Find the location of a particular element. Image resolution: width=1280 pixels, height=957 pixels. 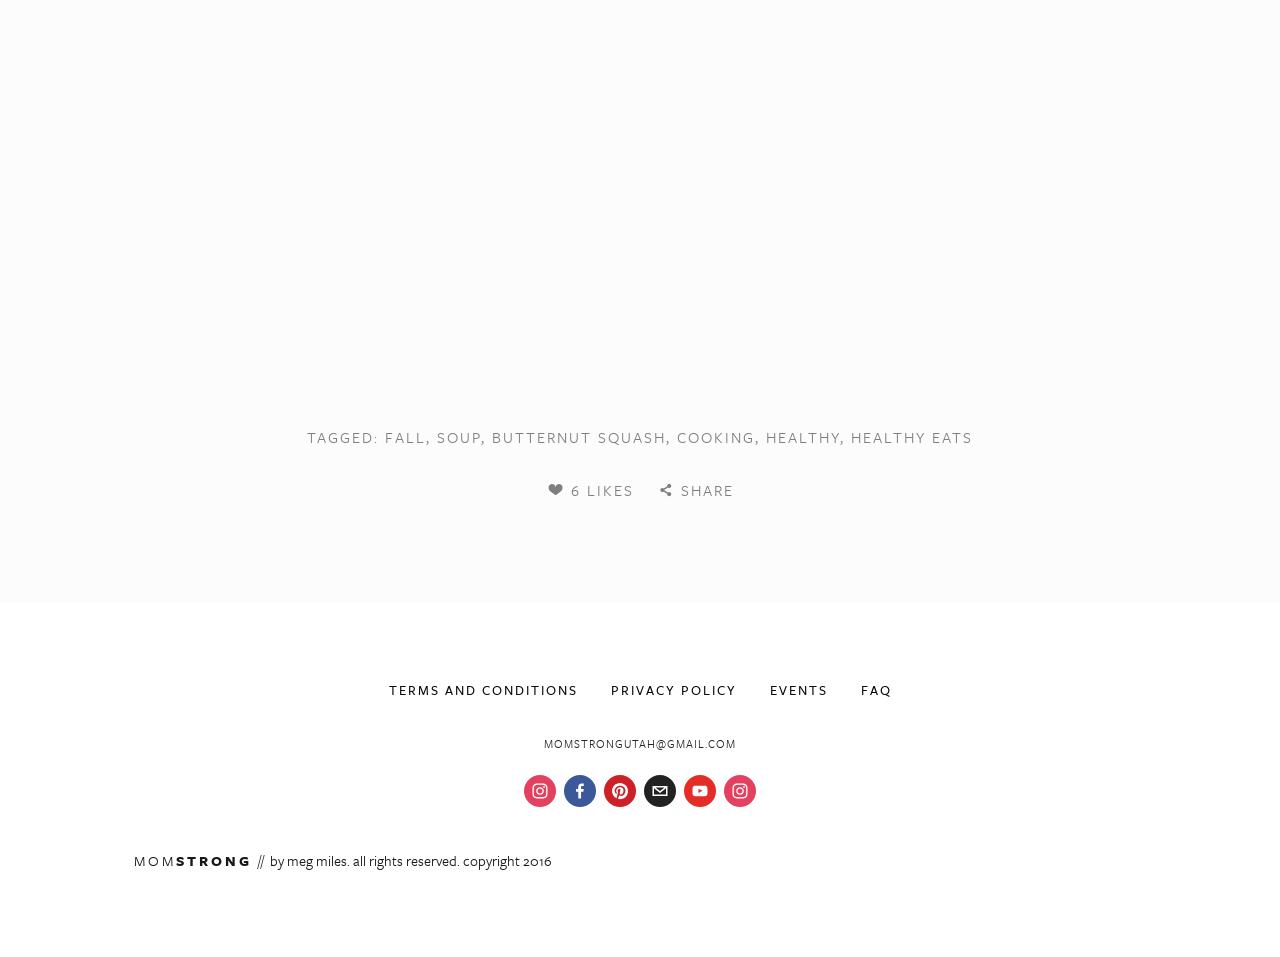

'Terms and Conditions' is located at coordinates (482, 689).